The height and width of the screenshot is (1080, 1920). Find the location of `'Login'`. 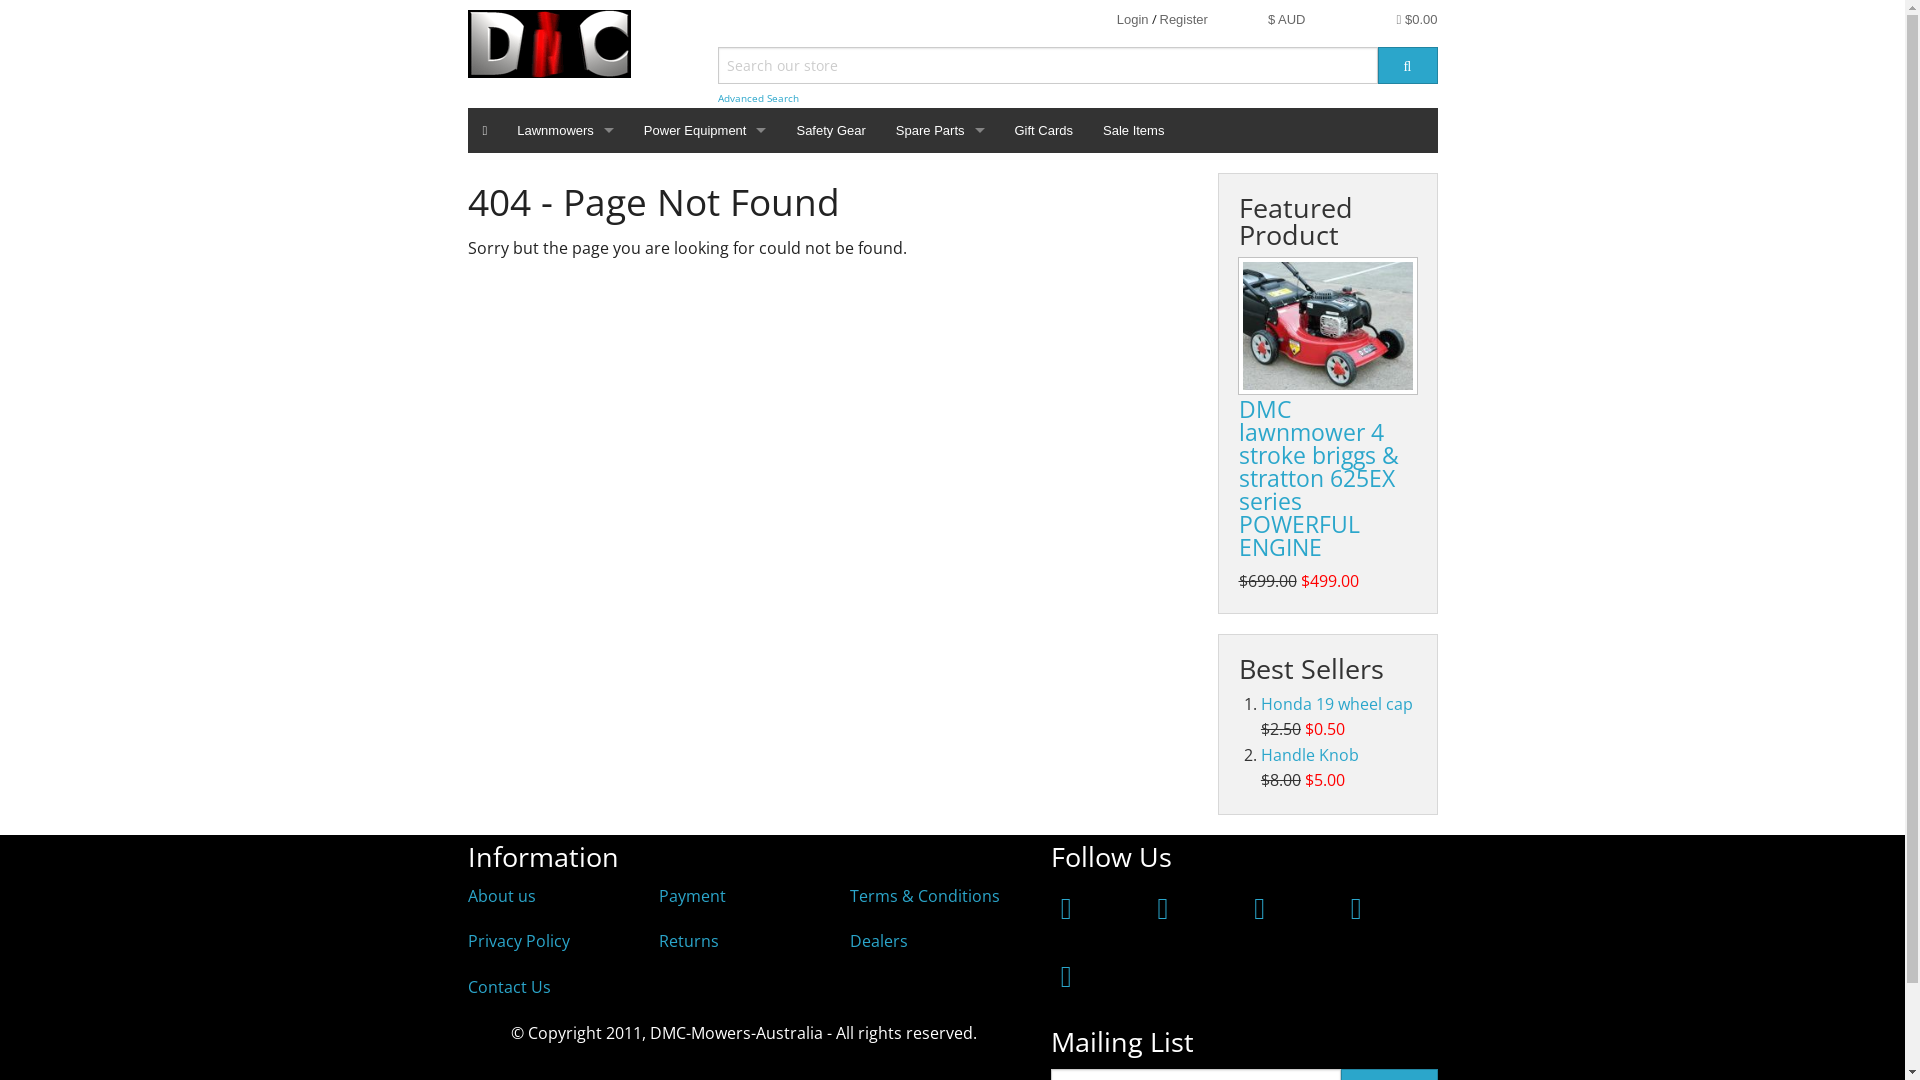

'Login' is located at coordinates (1132, 19).